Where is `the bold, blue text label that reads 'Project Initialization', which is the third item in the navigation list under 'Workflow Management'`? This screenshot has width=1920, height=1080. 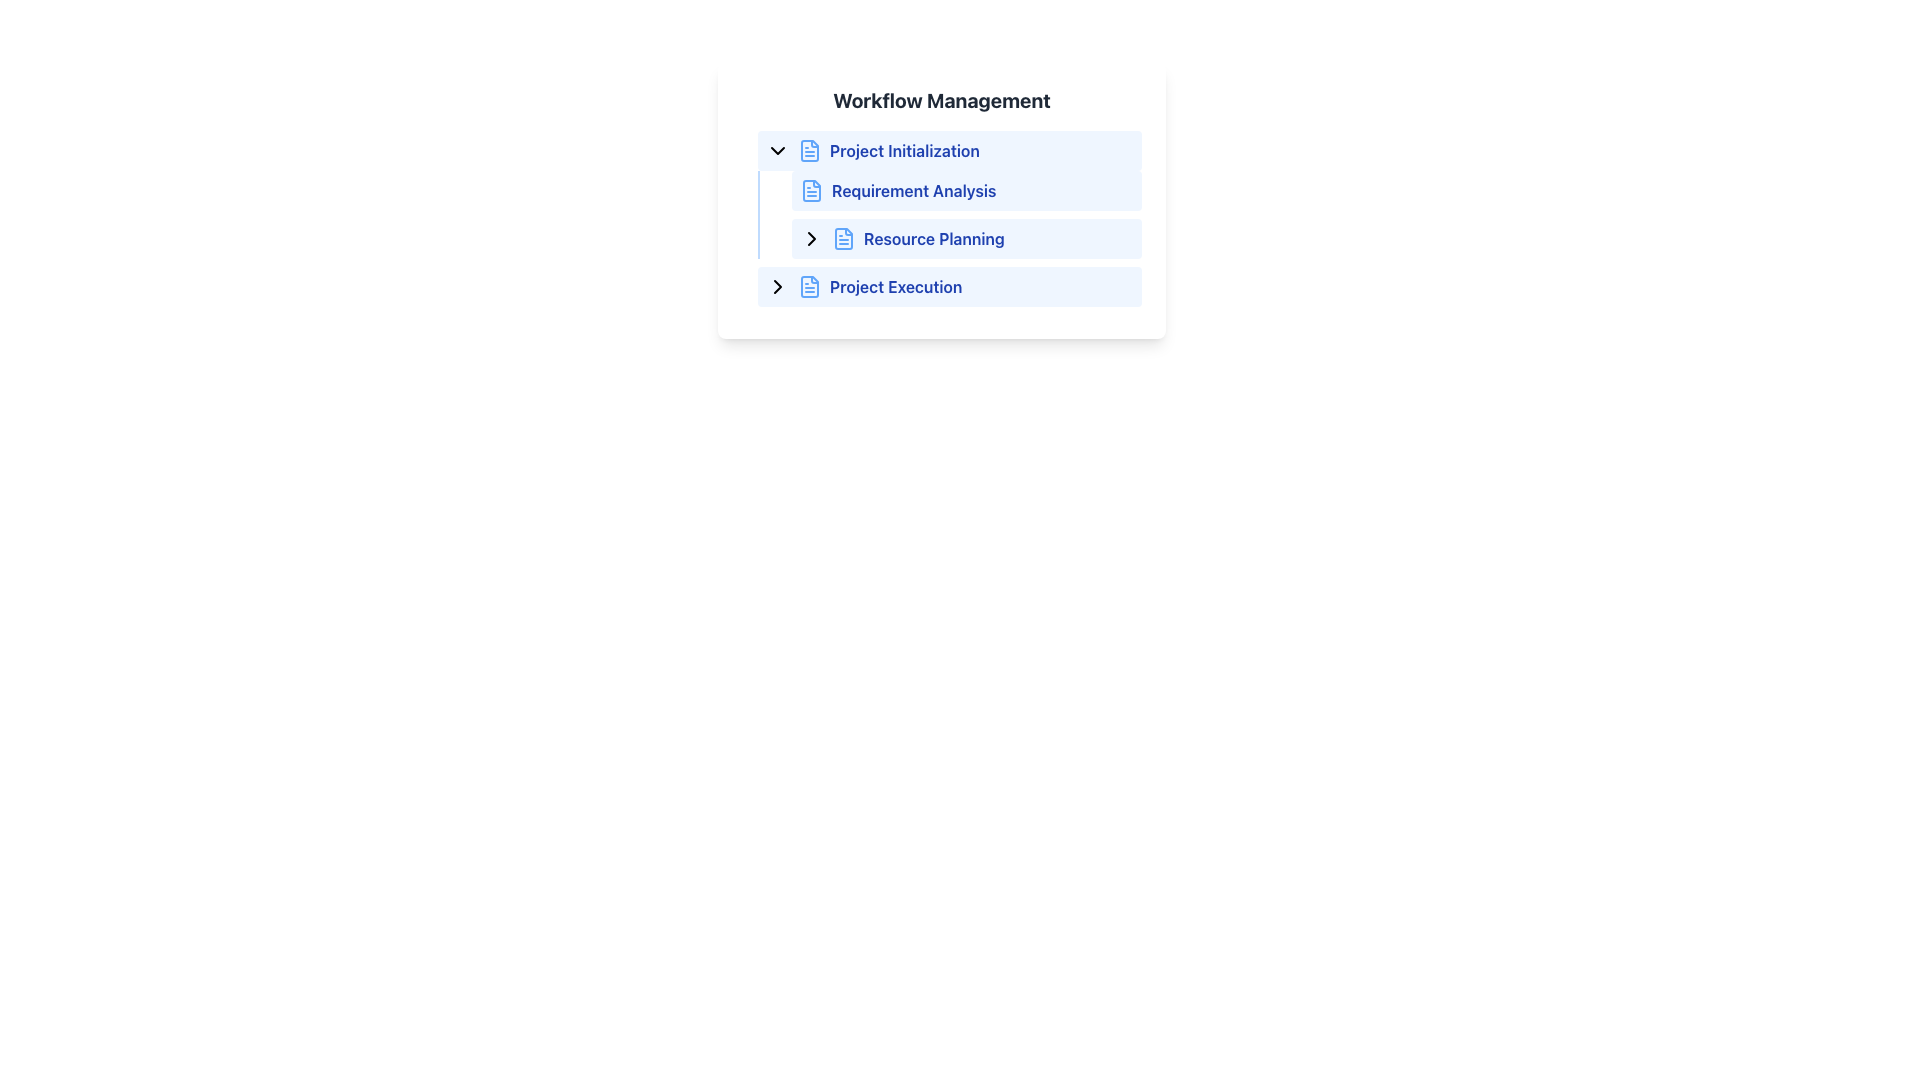 the bold, blue text label that reads 'Project Initialization', which is the third item in the navigation list under 'Workflow Management' is located at coordinates (903, 149).